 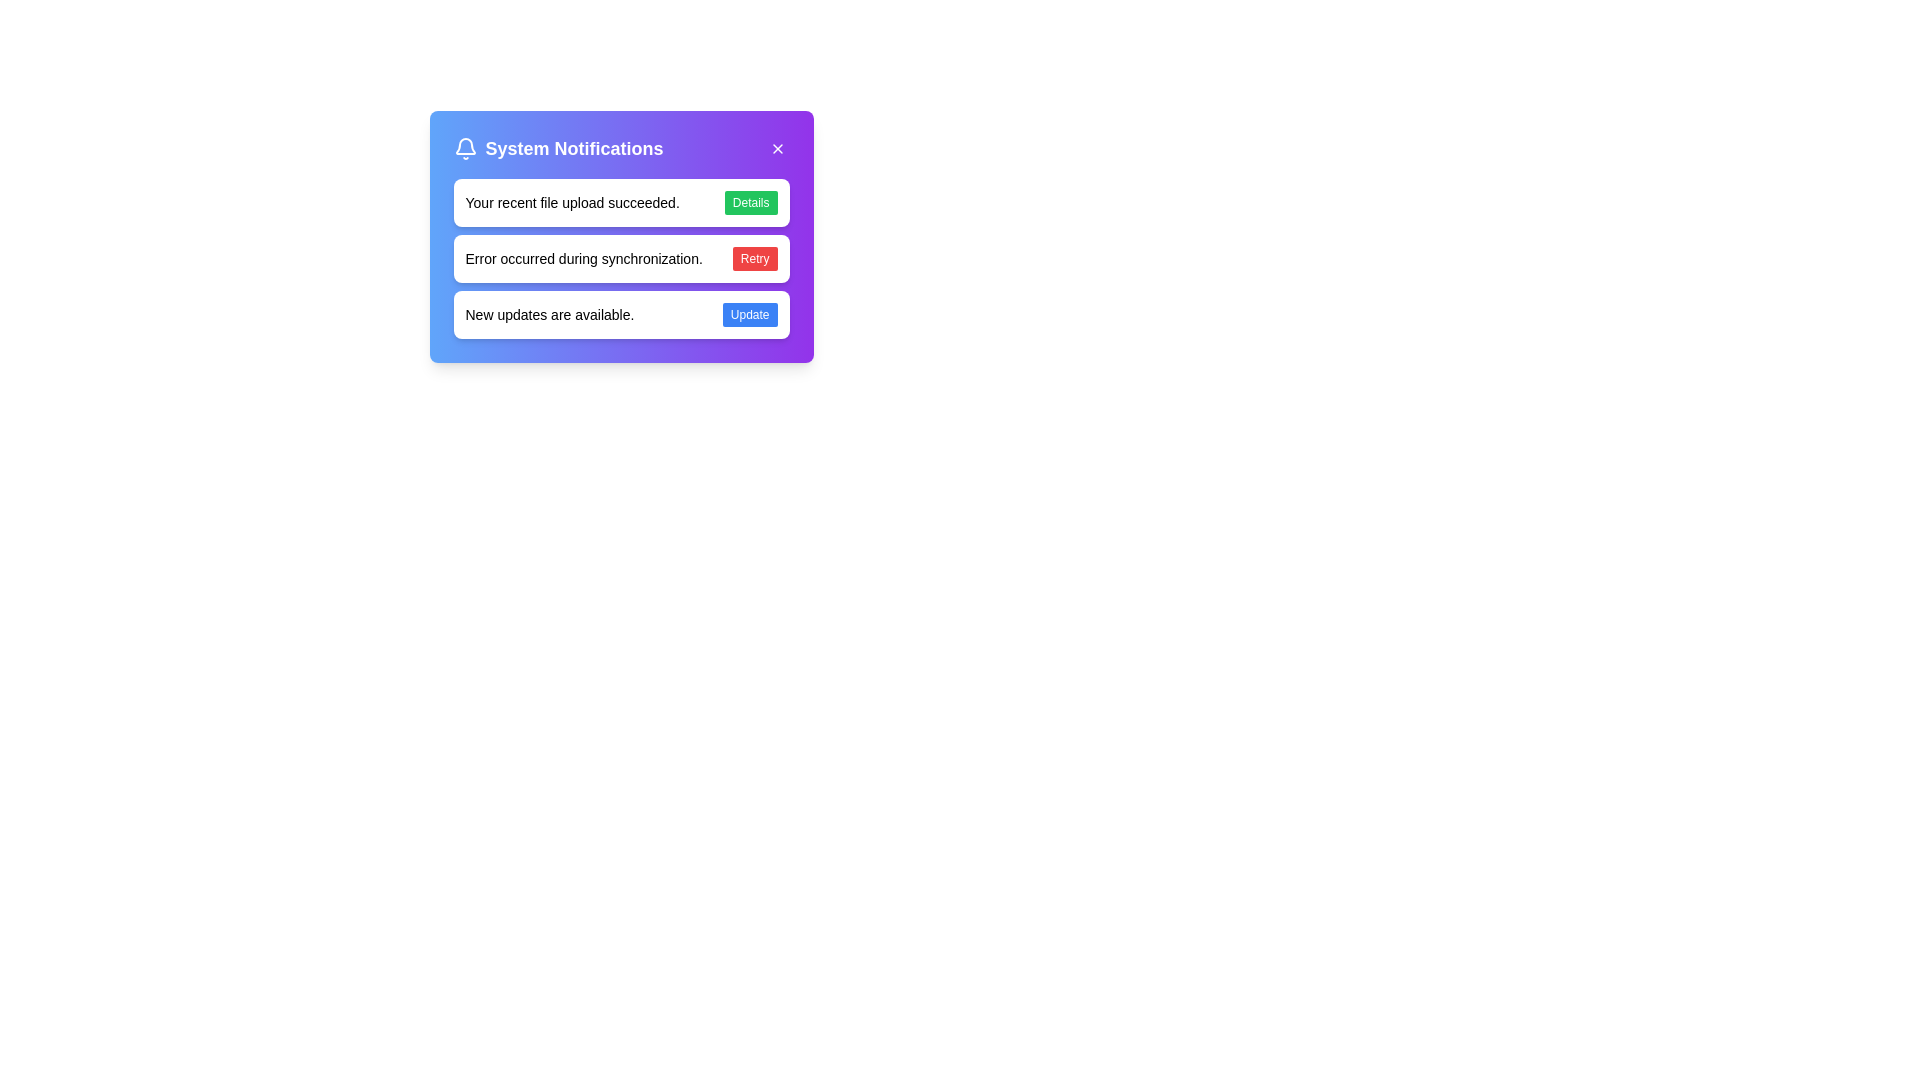 I want to click on the button in the notification labeled 'Your recent file upload succeeded.', so click(x=750, y=203).